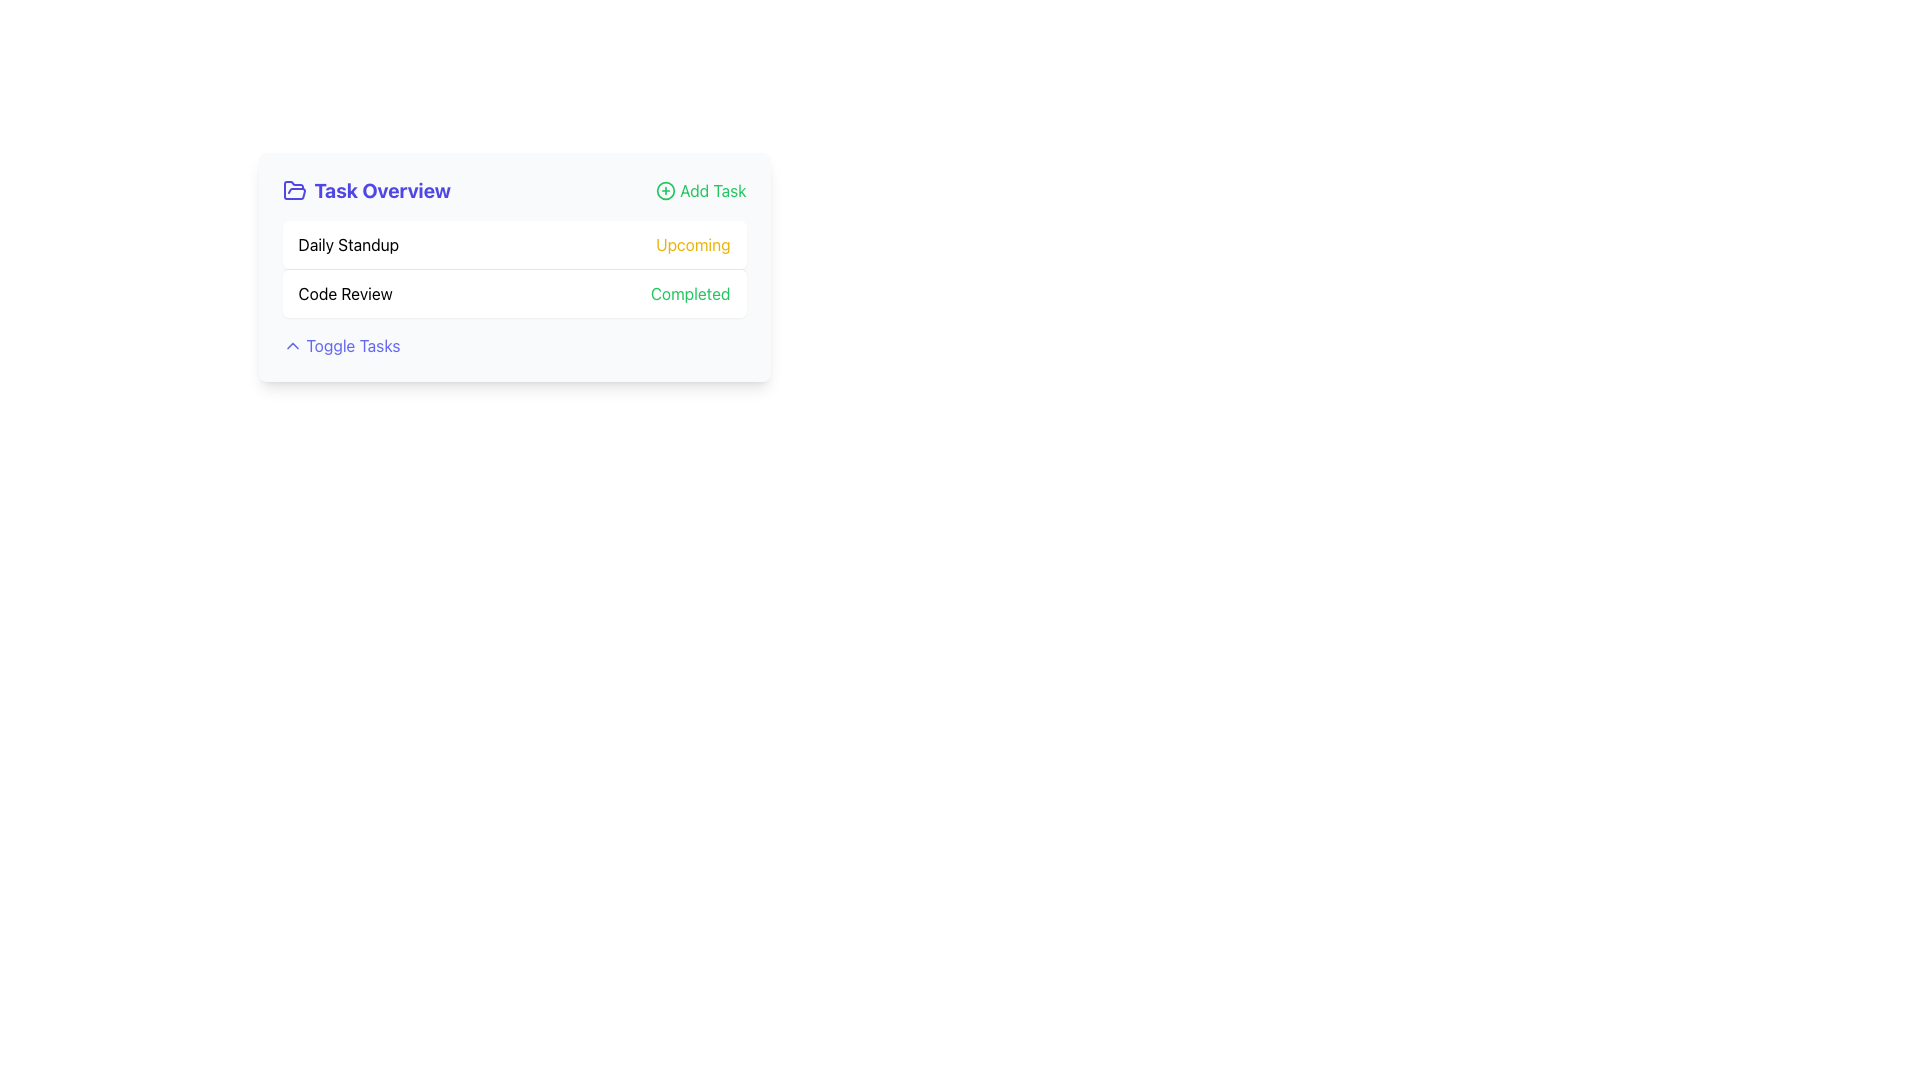 The width and height of the screenshot is (1920, 1080). I want to click on the task summary panel which provides an overview of listed tasks and their statuses, so click(514, 266).